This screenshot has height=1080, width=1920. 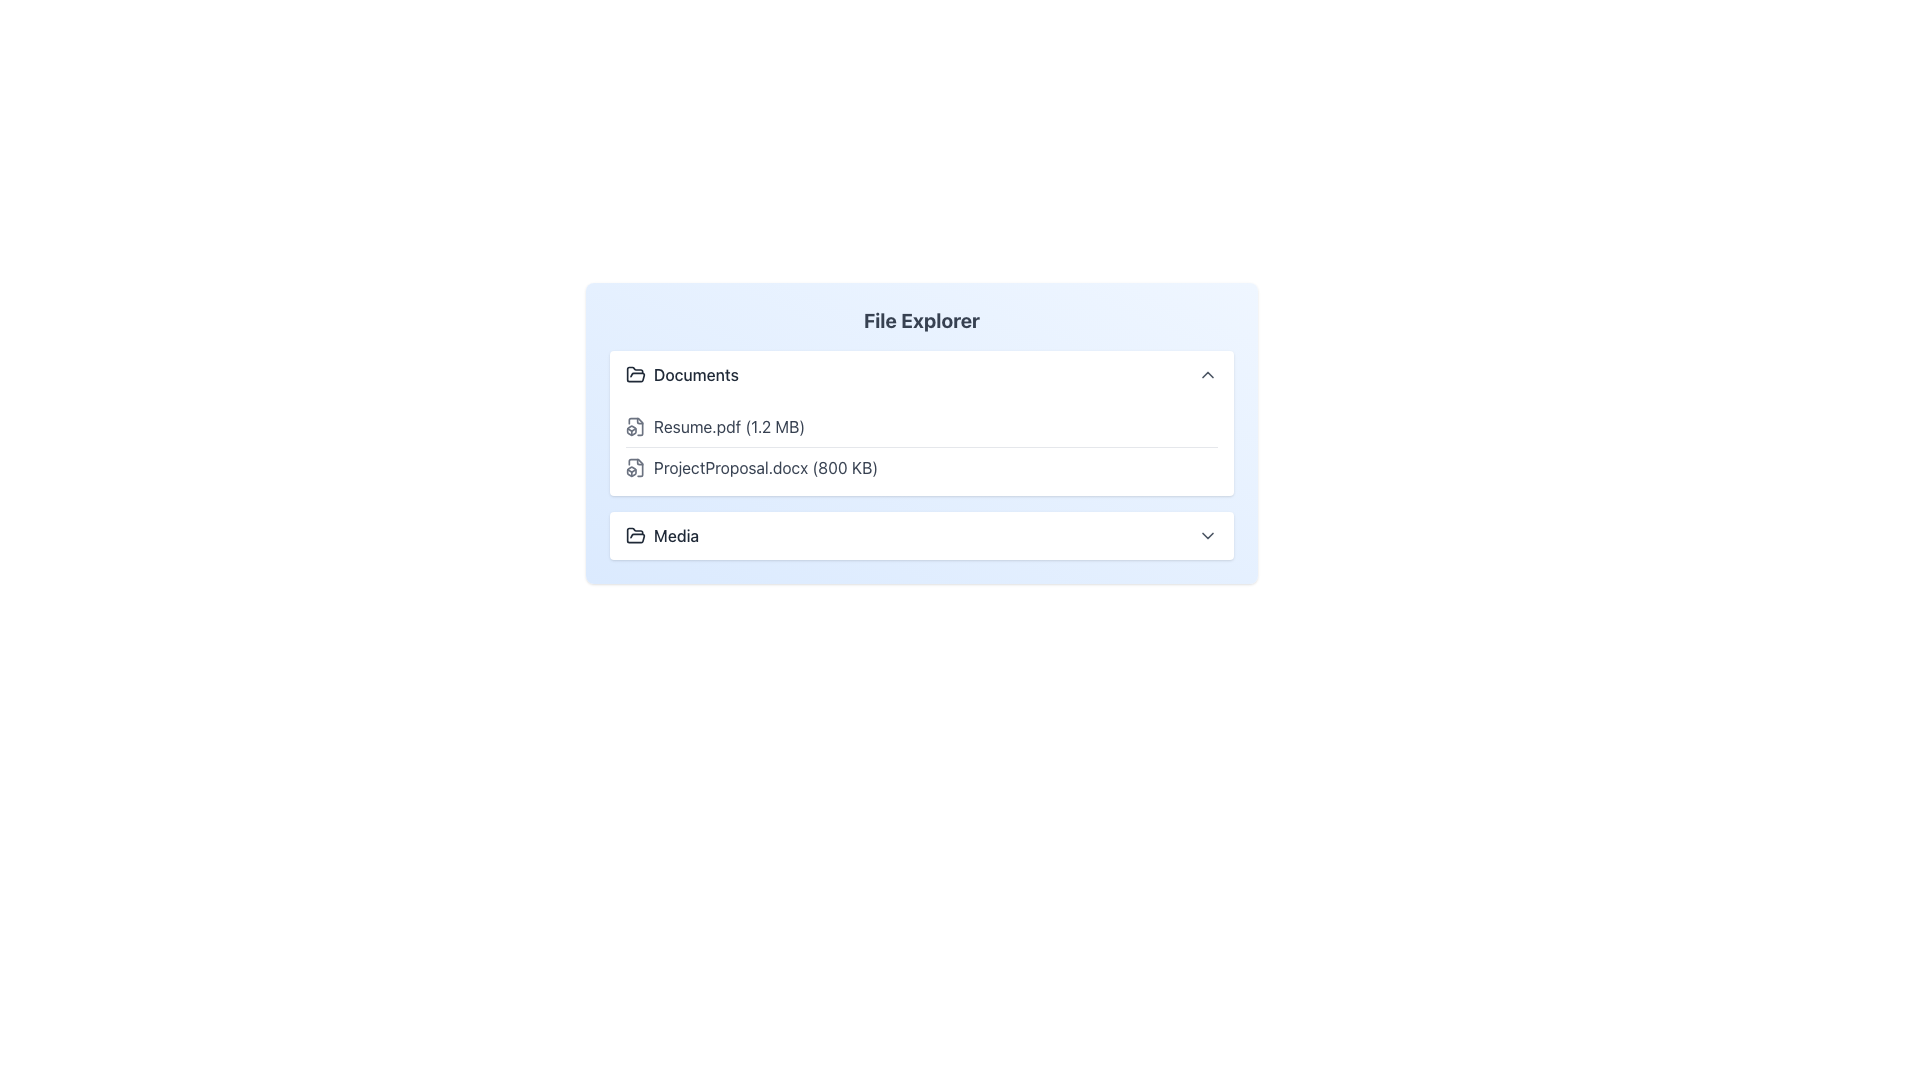 What do you see at coordinates (634, 467) in the screenshot?
I see `the decorative icon representing the file type of 'ProjectProposal.docx', which is located to the left of the text label in the file list of the 'File Explorer'` at bounding box center [634, 467].